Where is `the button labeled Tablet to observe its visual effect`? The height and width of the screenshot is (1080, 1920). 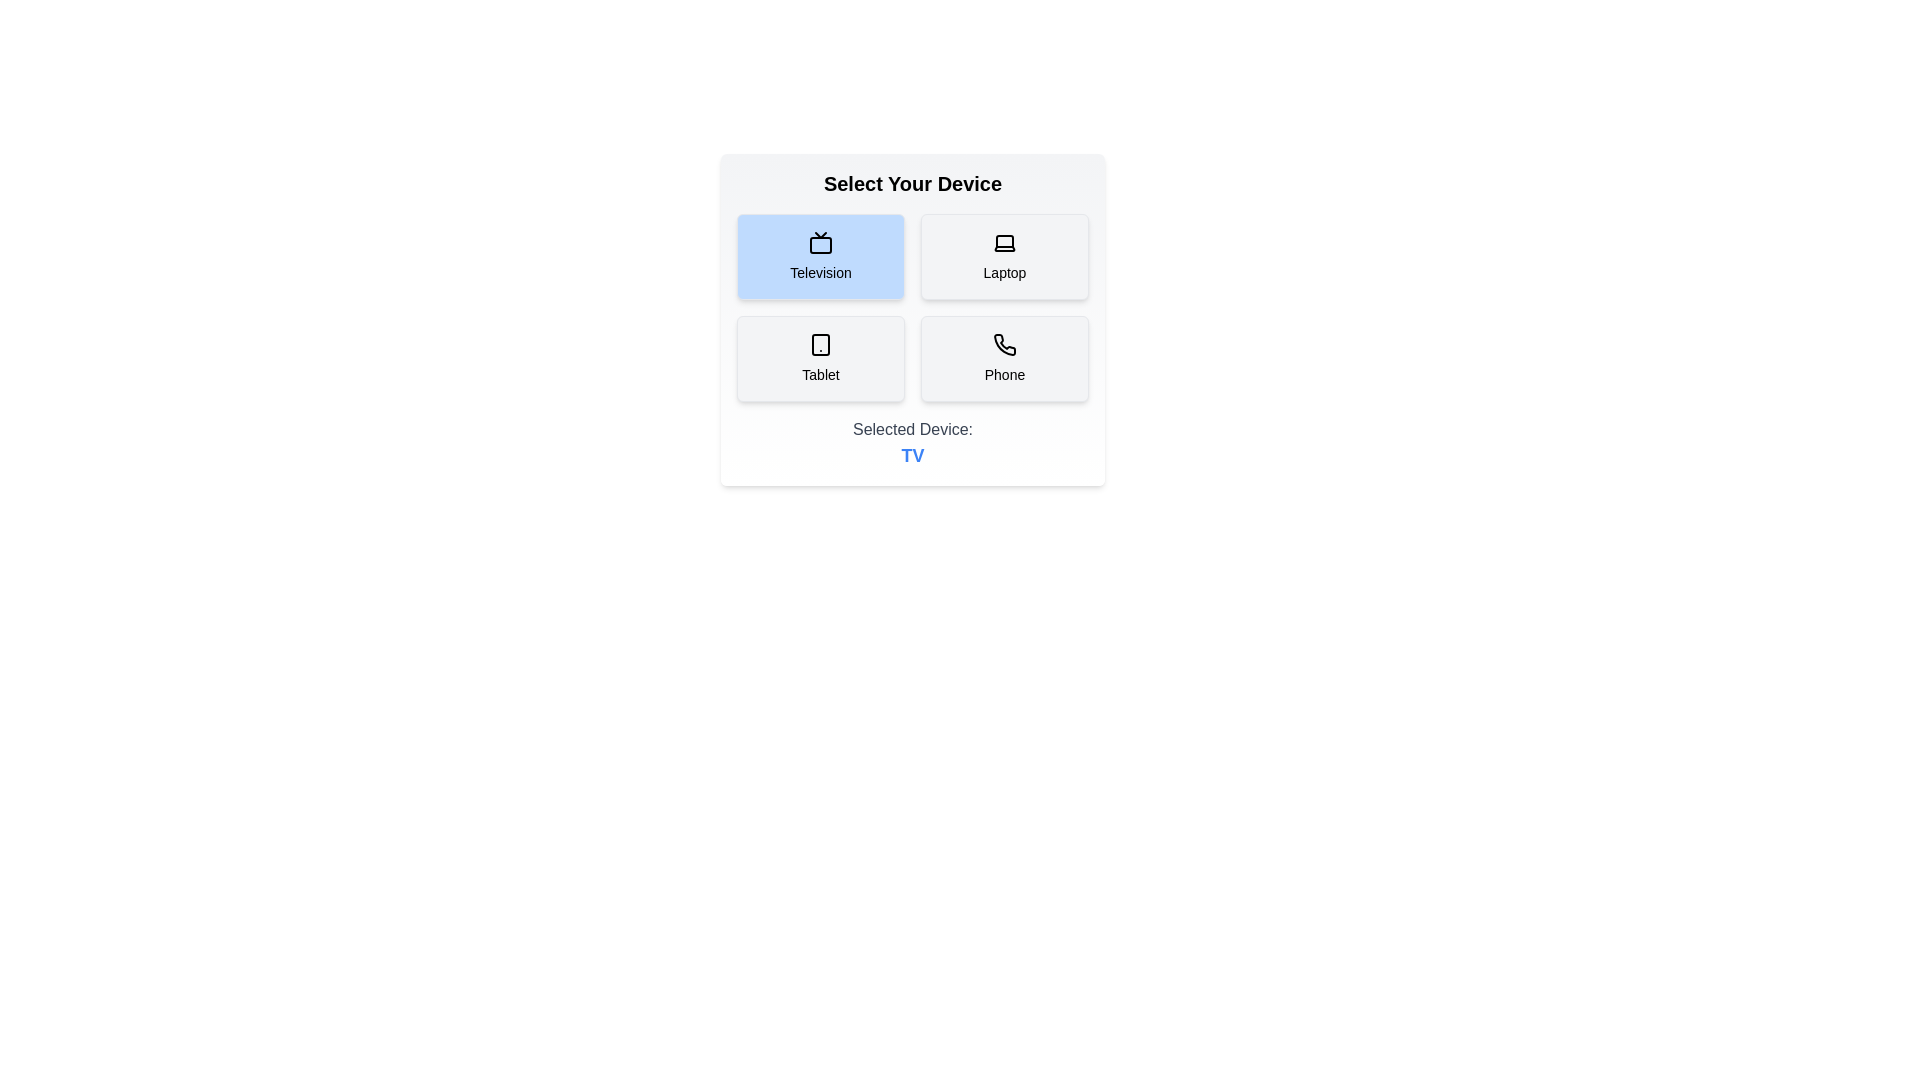
the button labeled Tablet to observe its visual effect is located at coordinates (820, 357).